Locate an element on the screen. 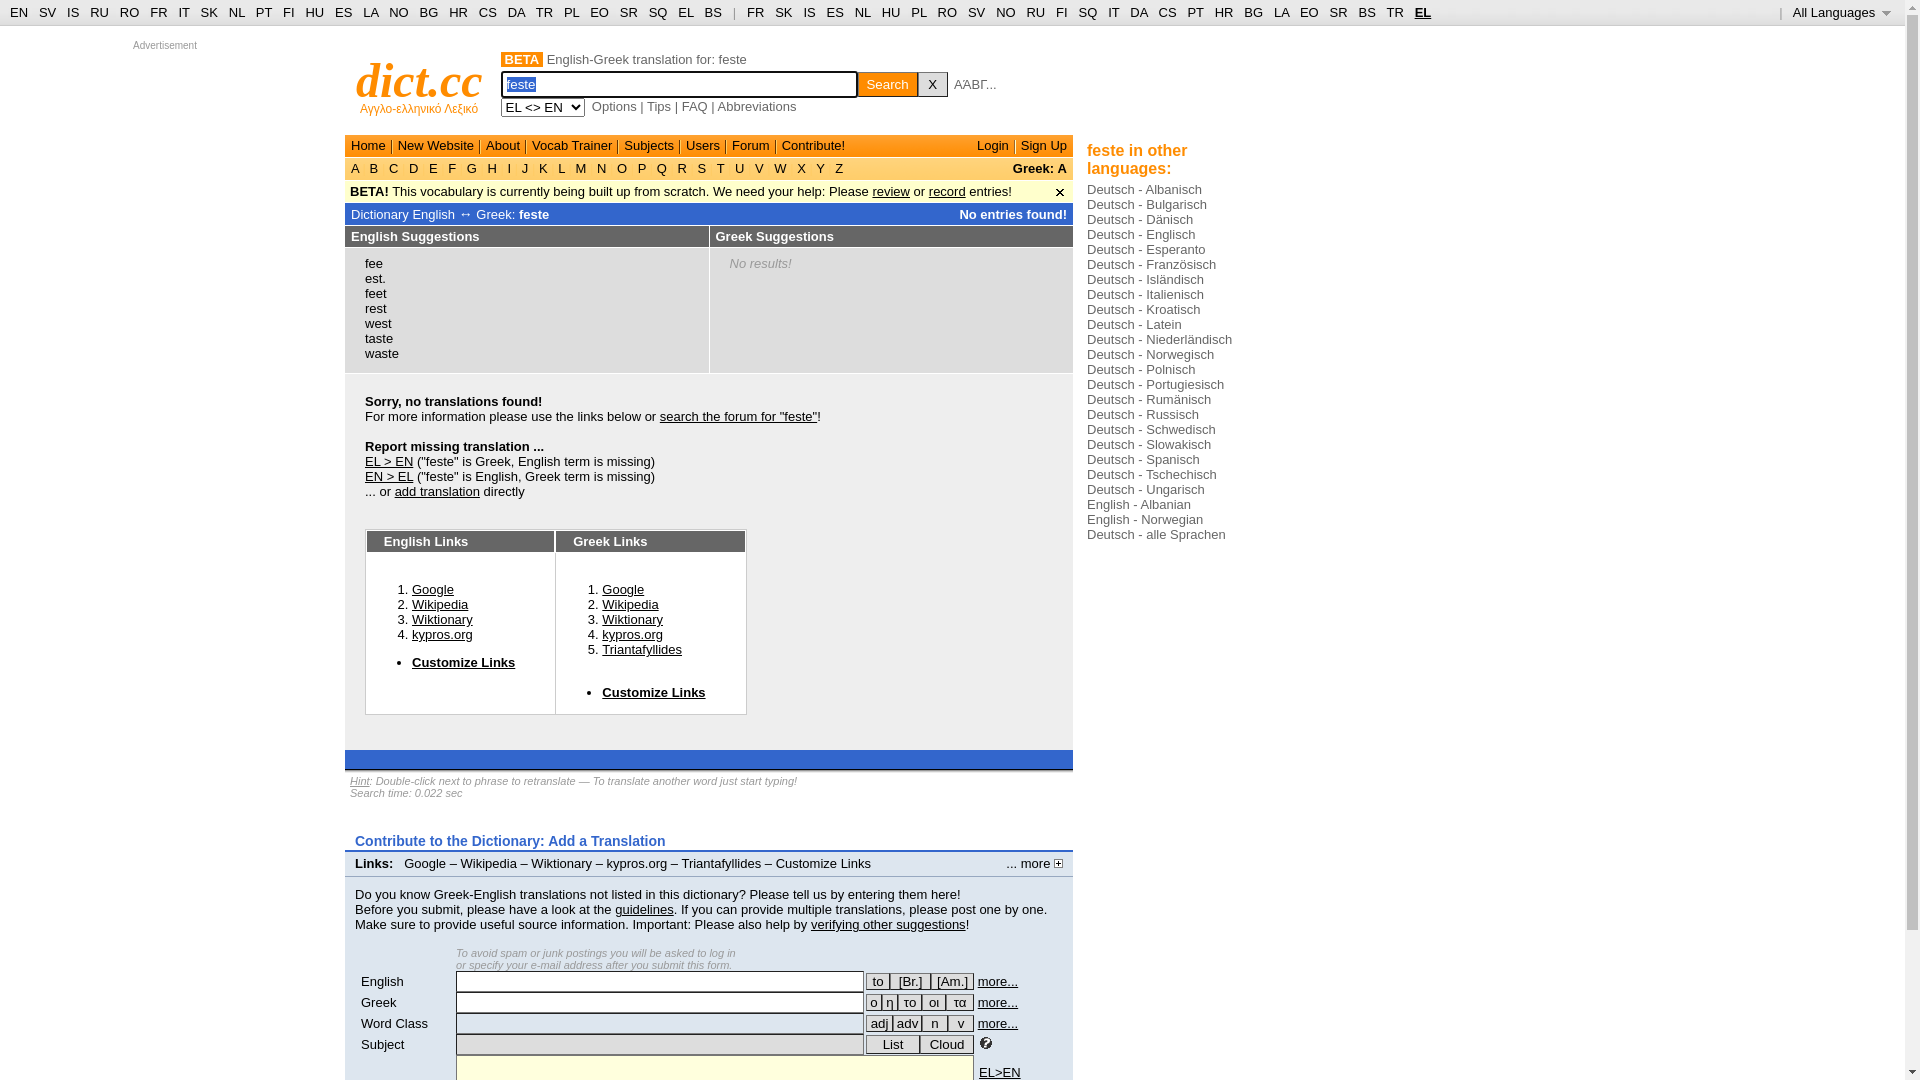  'BS' is located at coordinates (713, 12).